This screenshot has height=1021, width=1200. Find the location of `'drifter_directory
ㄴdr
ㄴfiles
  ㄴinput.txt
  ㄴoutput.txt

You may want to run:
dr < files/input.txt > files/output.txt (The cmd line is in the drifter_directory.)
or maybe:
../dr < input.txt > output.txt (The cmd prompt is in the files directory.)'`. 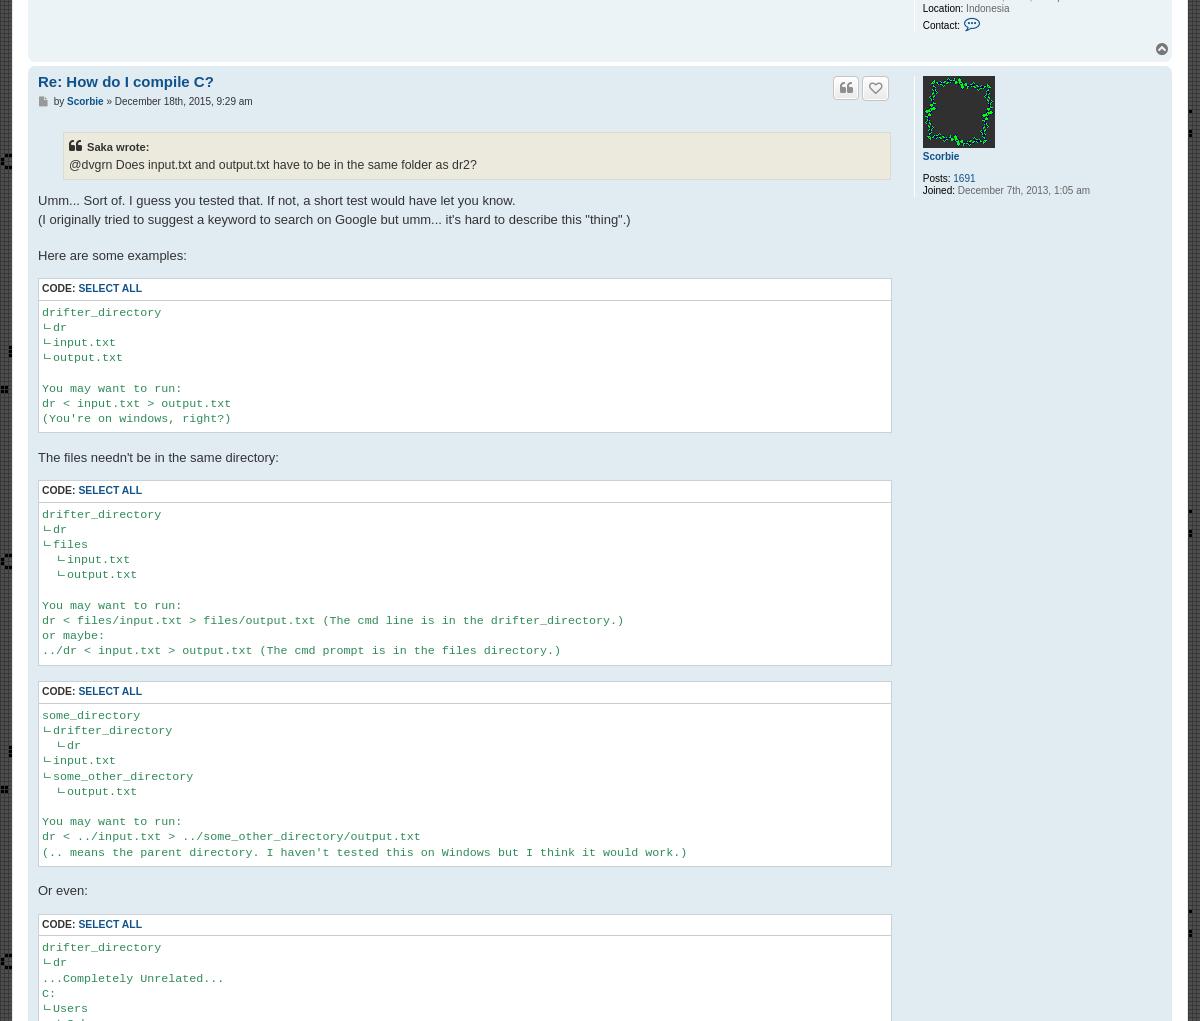

'drifter_directory
ㄴdr
ㄴfiles
  ㄴinput.txt
  ㄴoutput.txt

You may want to run:
dr < files/input.txt > files/output.txt (The cmd line is in the drifter_directory.)
or maybe:
../dr < input.txt > output.txt (The cmd prompt is in the files directory.)' is located at coordinates (42, 581).